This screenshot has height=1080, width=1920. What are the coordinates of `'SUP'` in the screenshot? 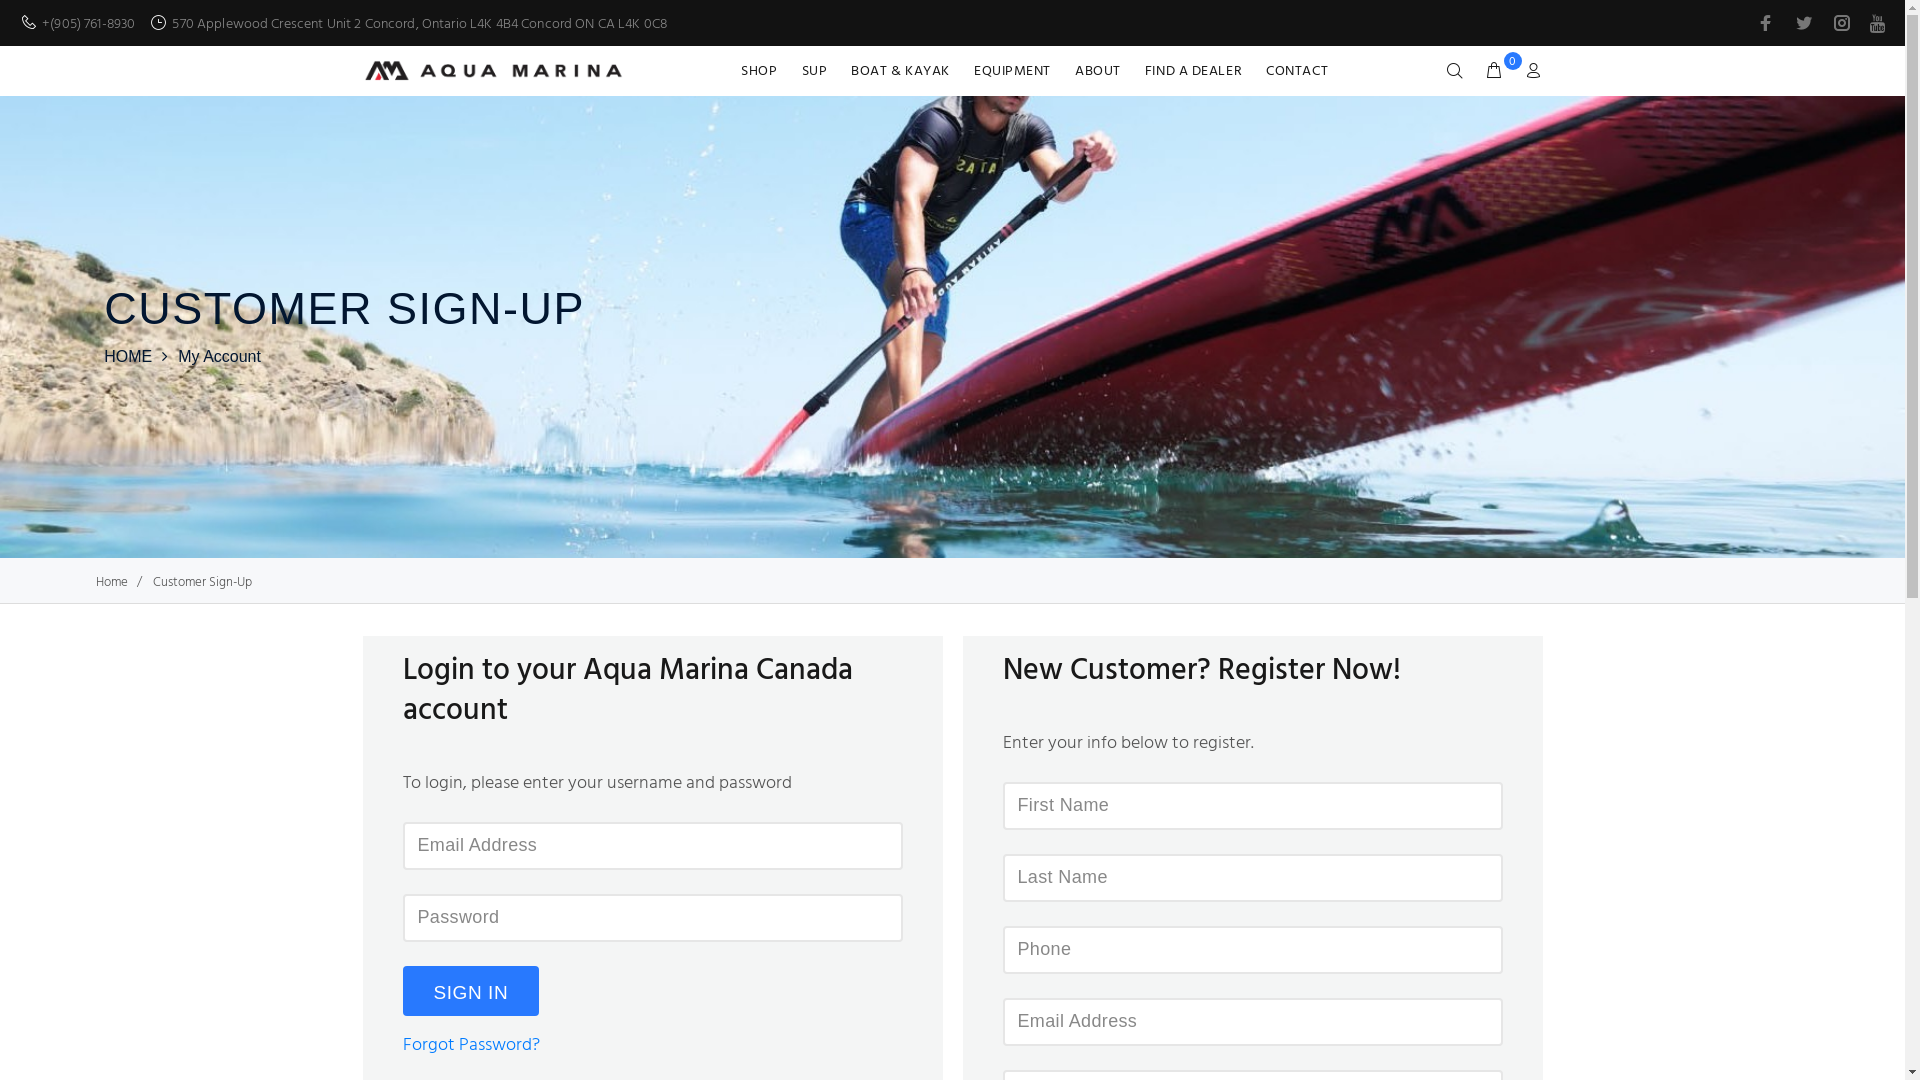 It's located at (815, 69).